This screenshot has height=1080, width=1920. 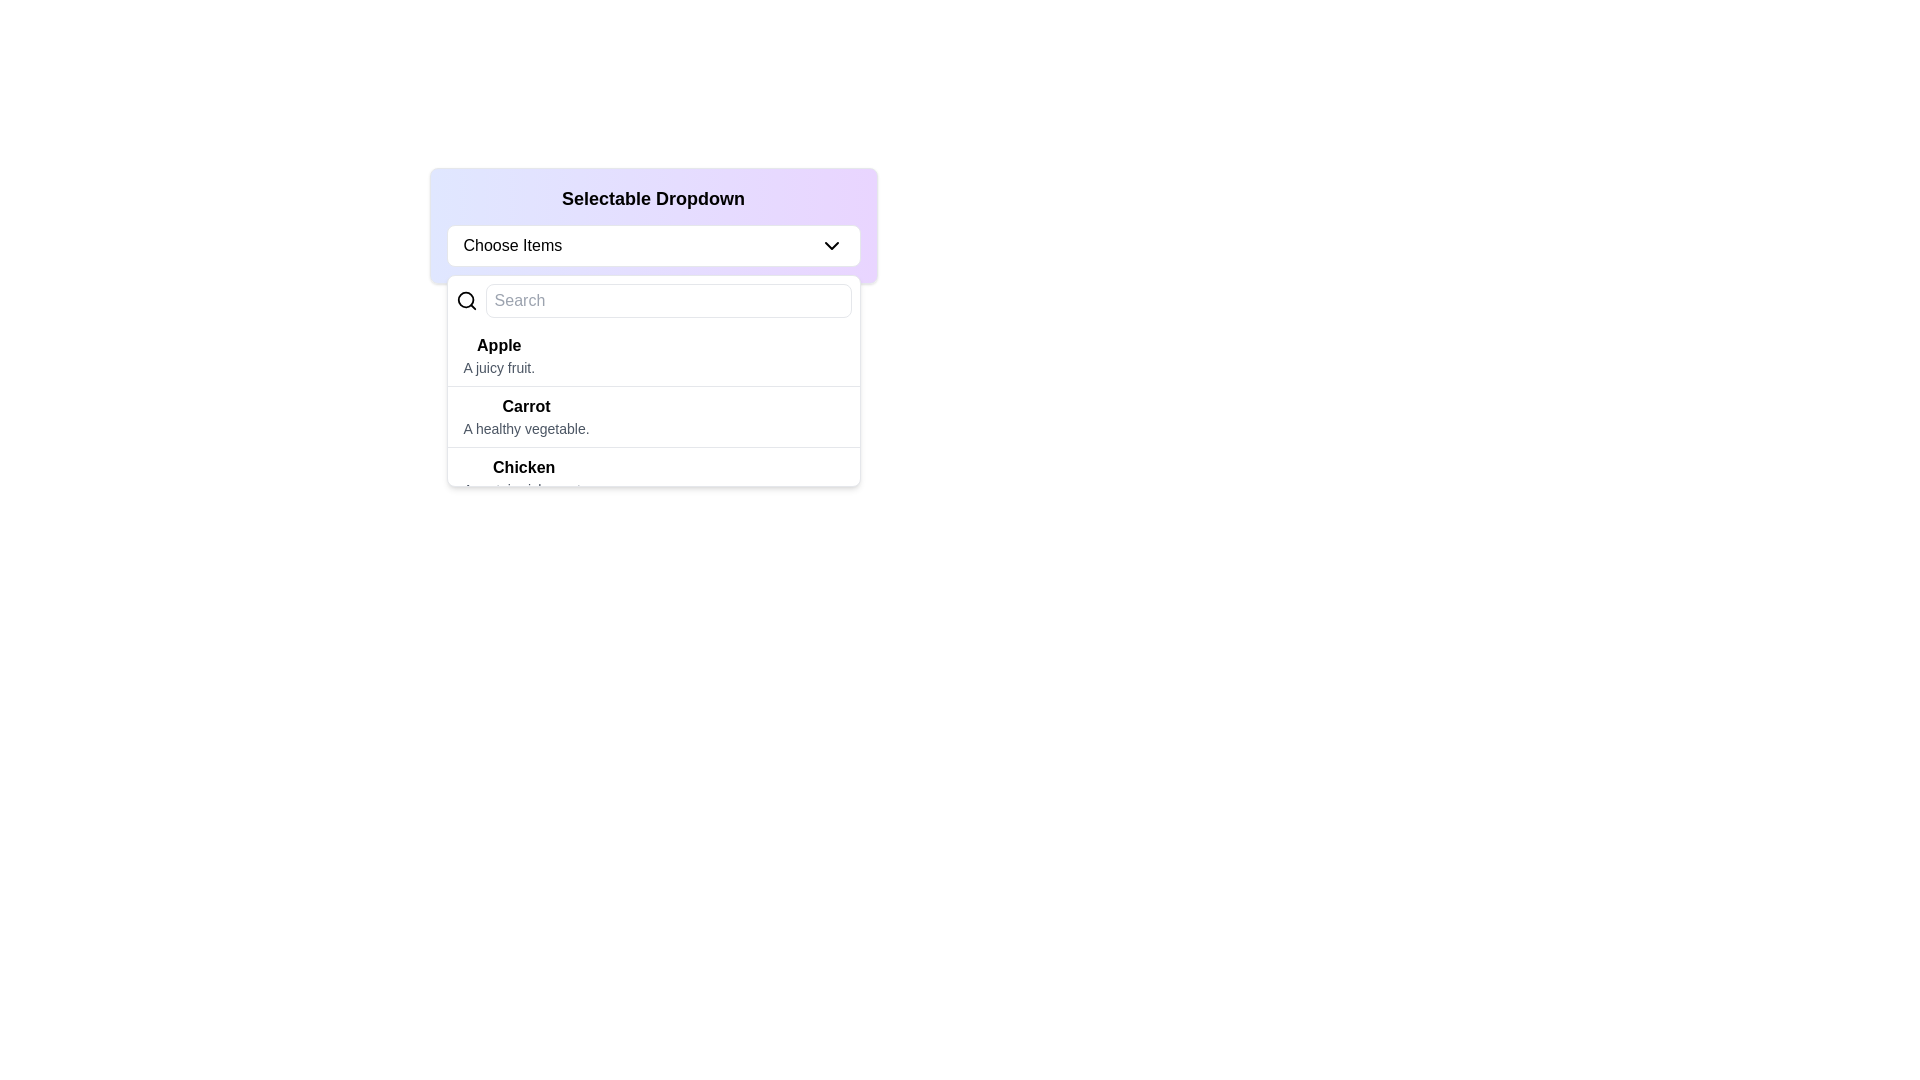 I want to click on the dropdown item labeled 'Apple' which includes the description 'A juicy fruit.', so click(x=653, y=355).